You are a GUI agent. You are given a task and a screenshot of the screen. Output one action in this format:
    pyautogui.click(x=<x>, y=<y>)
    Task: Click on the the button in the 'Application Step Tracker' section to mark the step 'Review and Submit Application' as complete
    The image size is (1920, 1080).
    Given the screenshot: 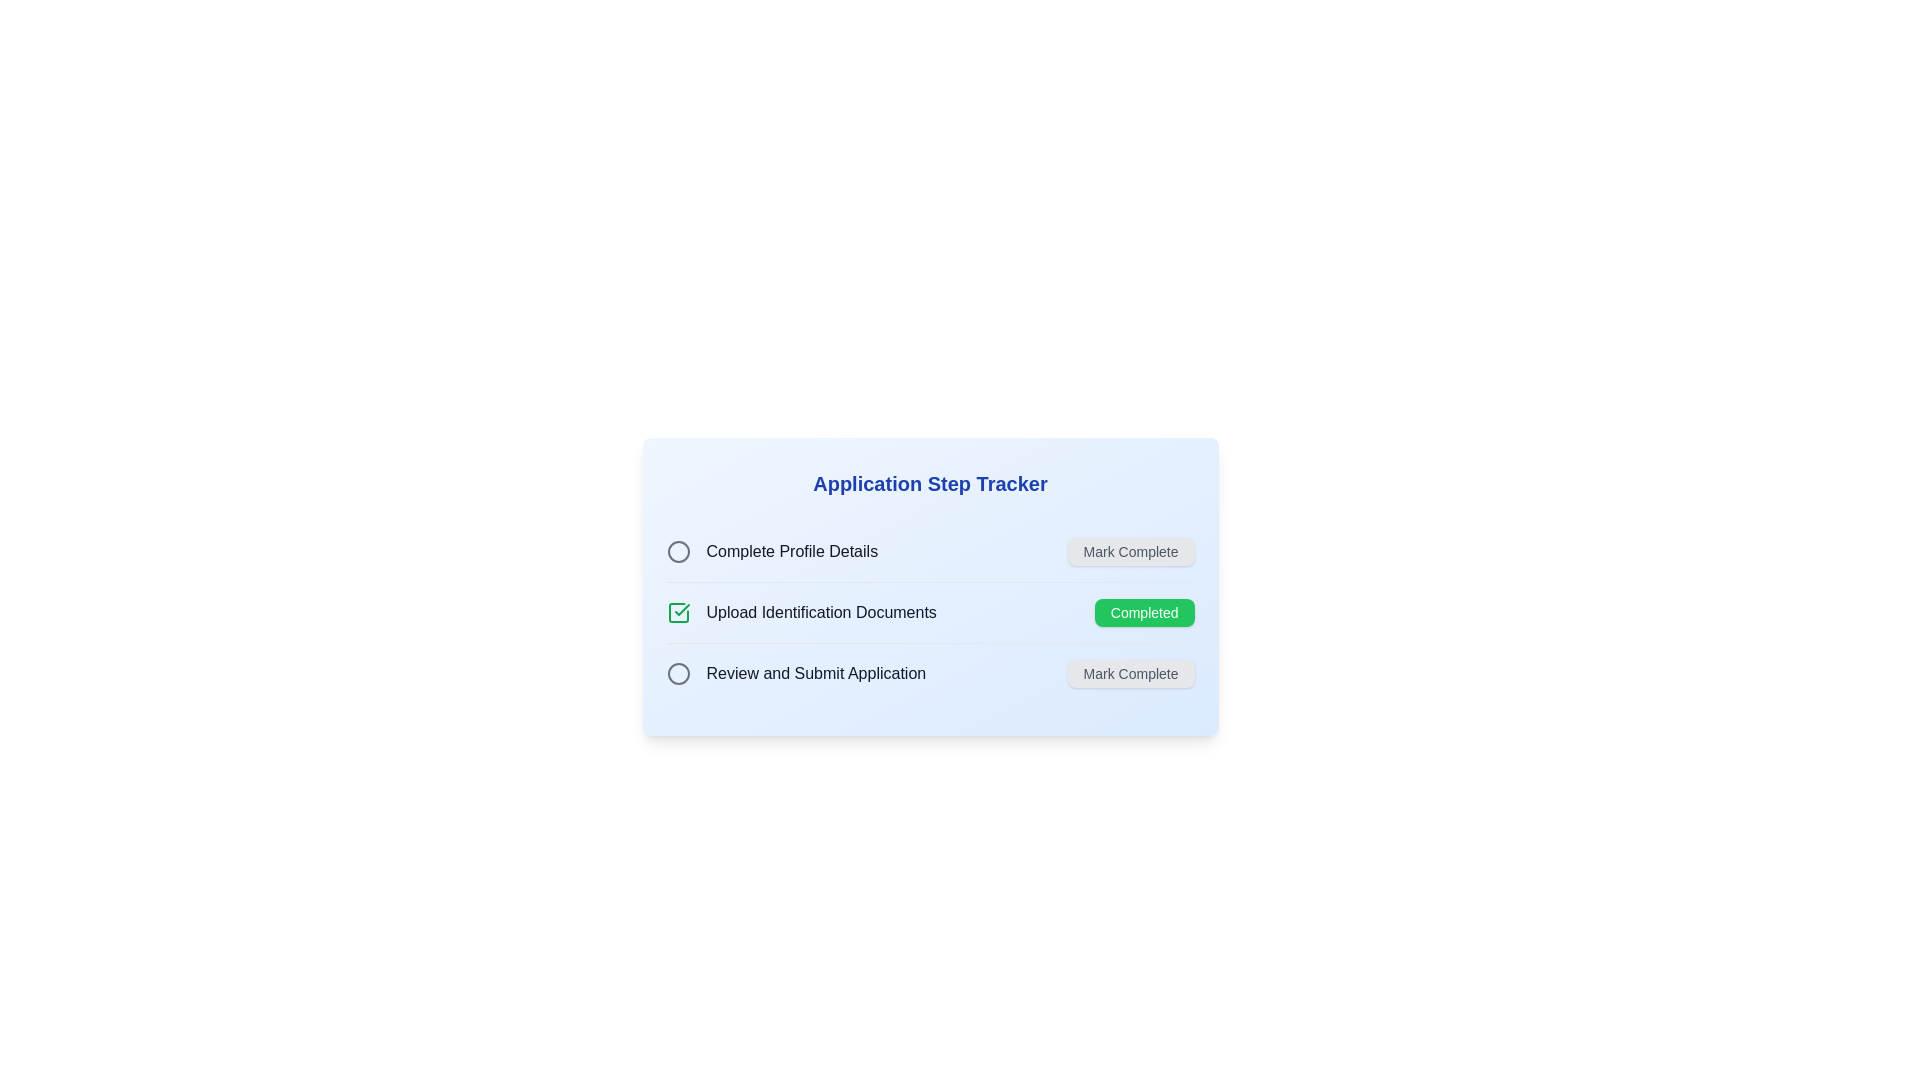 What is the action you would take?
    pyautogui.click(x=1131, y=674)
    